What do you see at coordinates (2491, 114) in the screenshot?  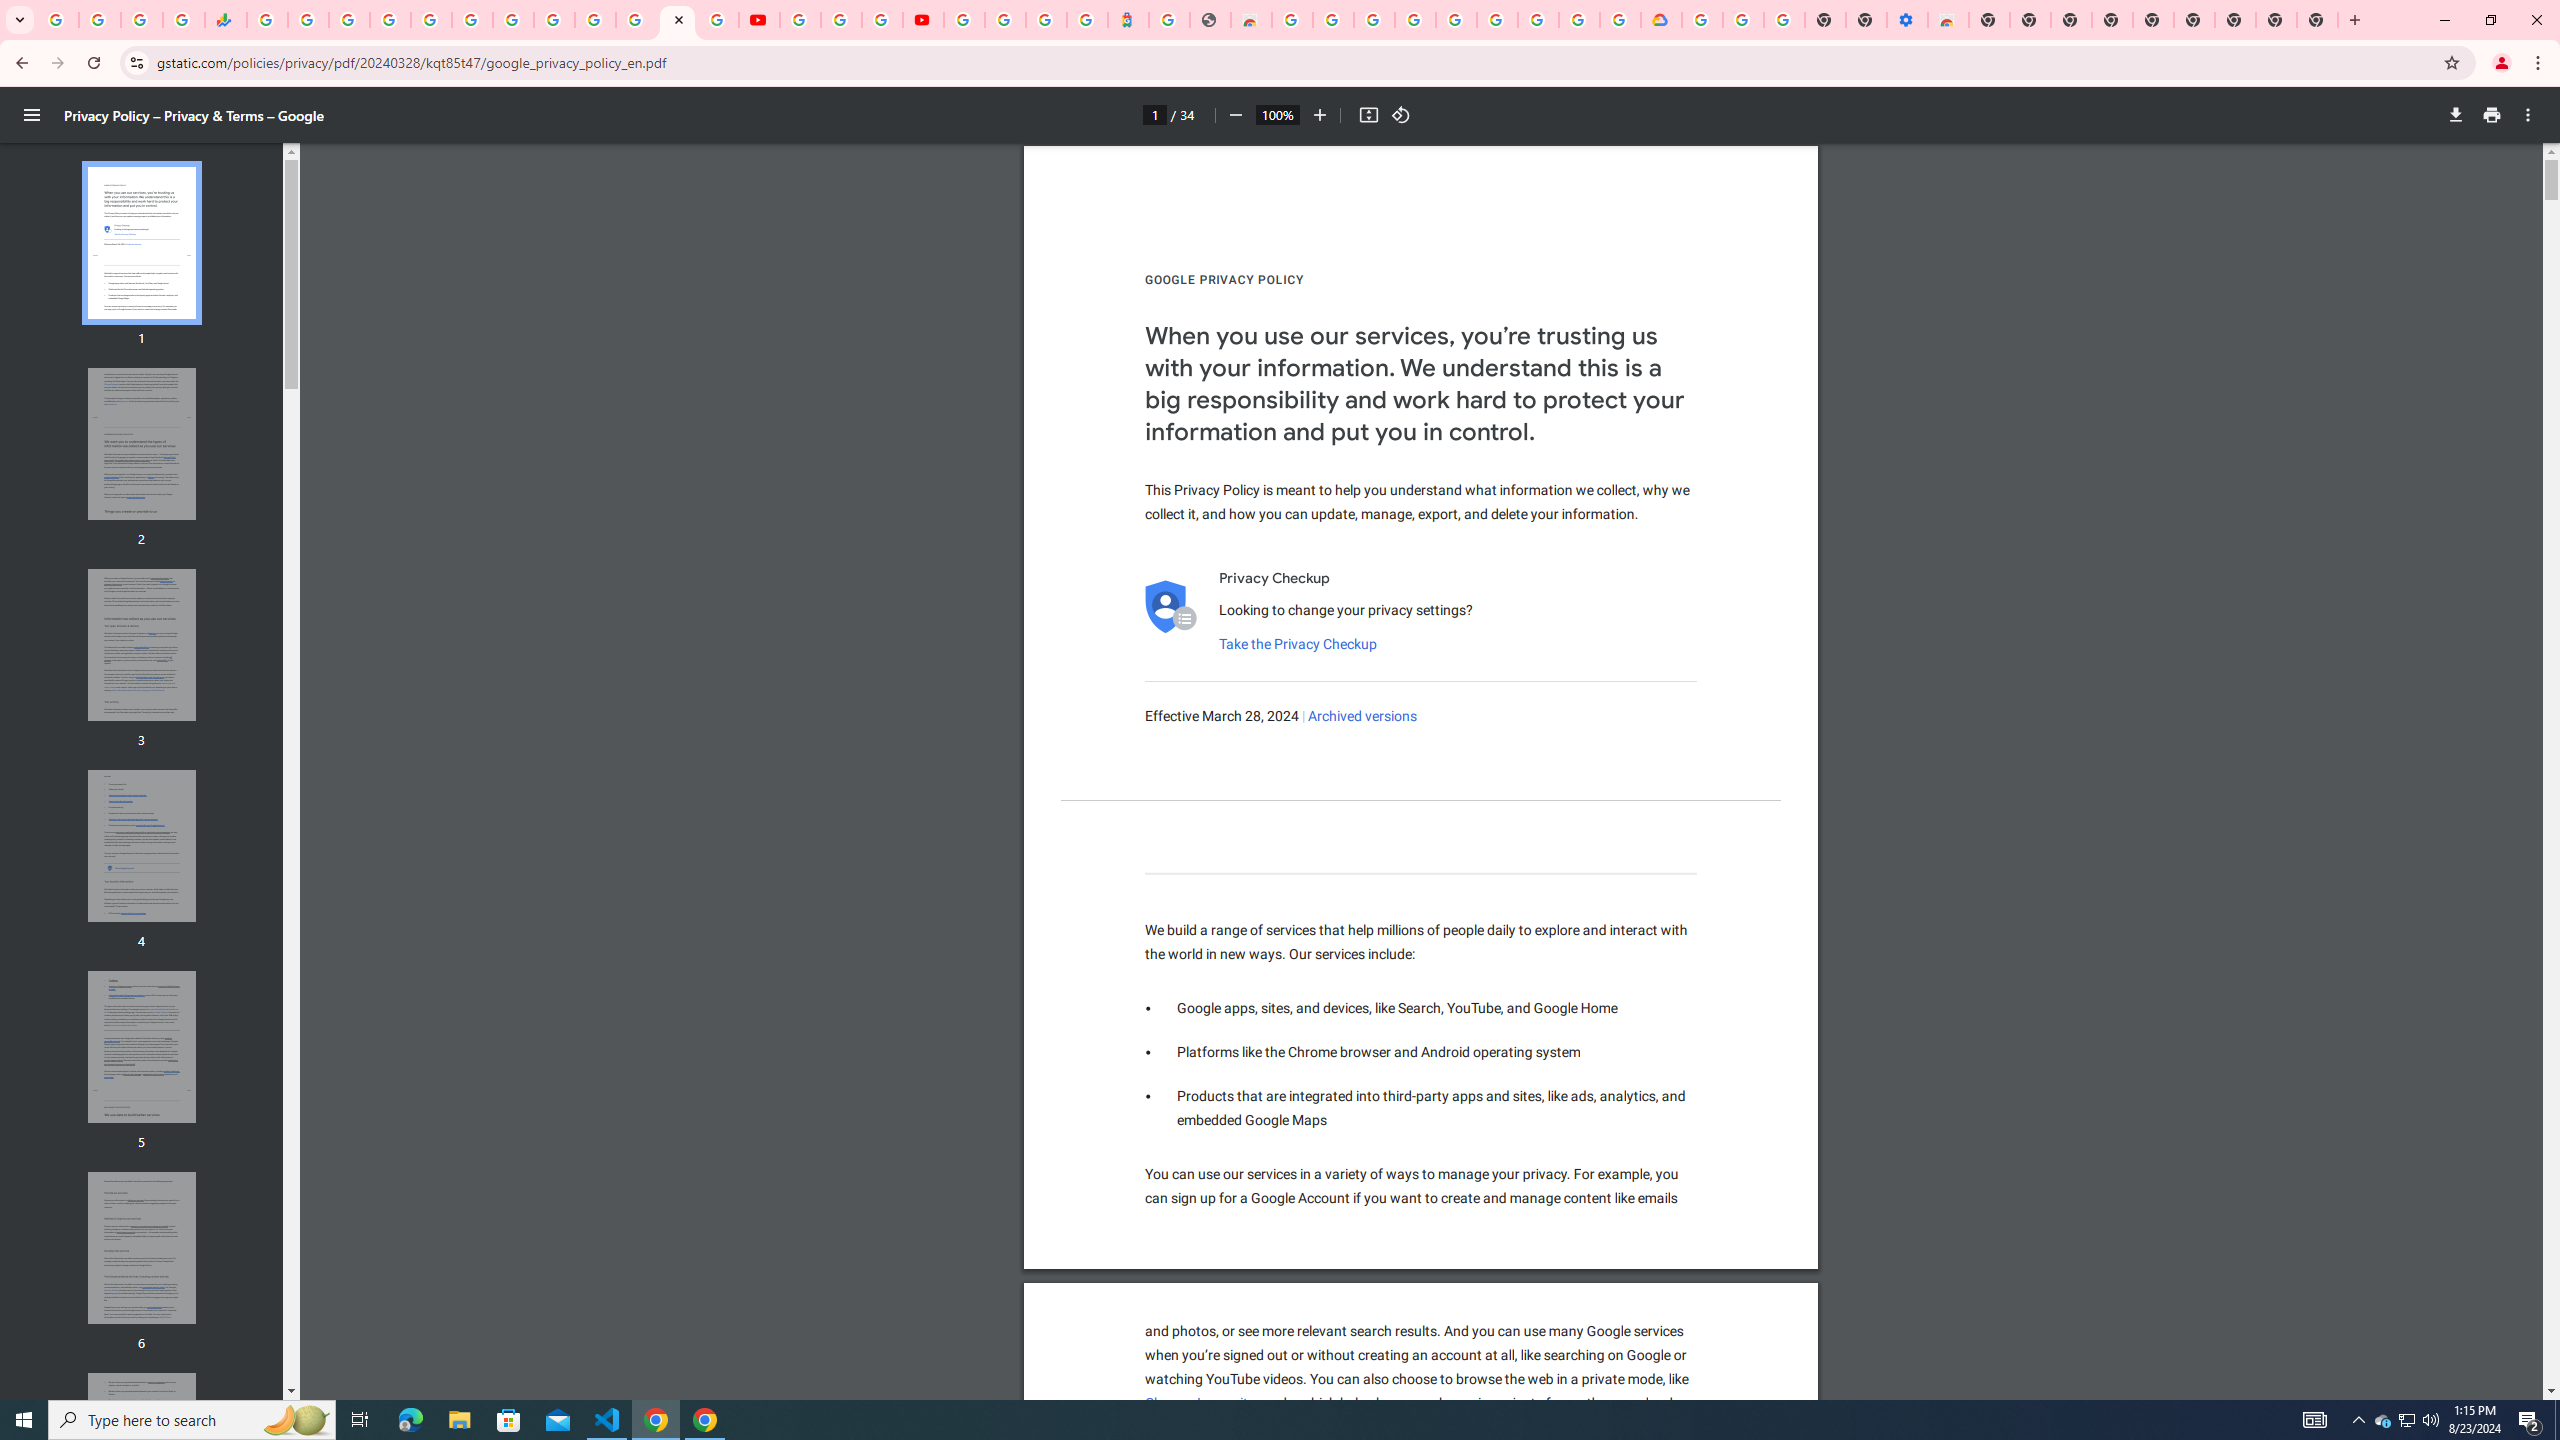 I see `'Print'` at bounding box center [2491, 114].